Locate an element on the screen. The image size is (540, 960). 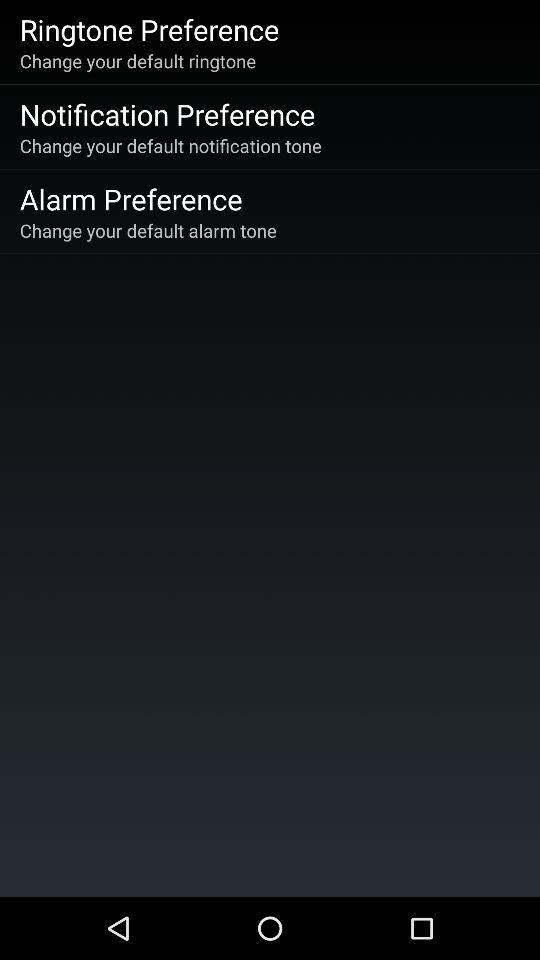
icon above the change your default item is located at coordinates (148, 28).